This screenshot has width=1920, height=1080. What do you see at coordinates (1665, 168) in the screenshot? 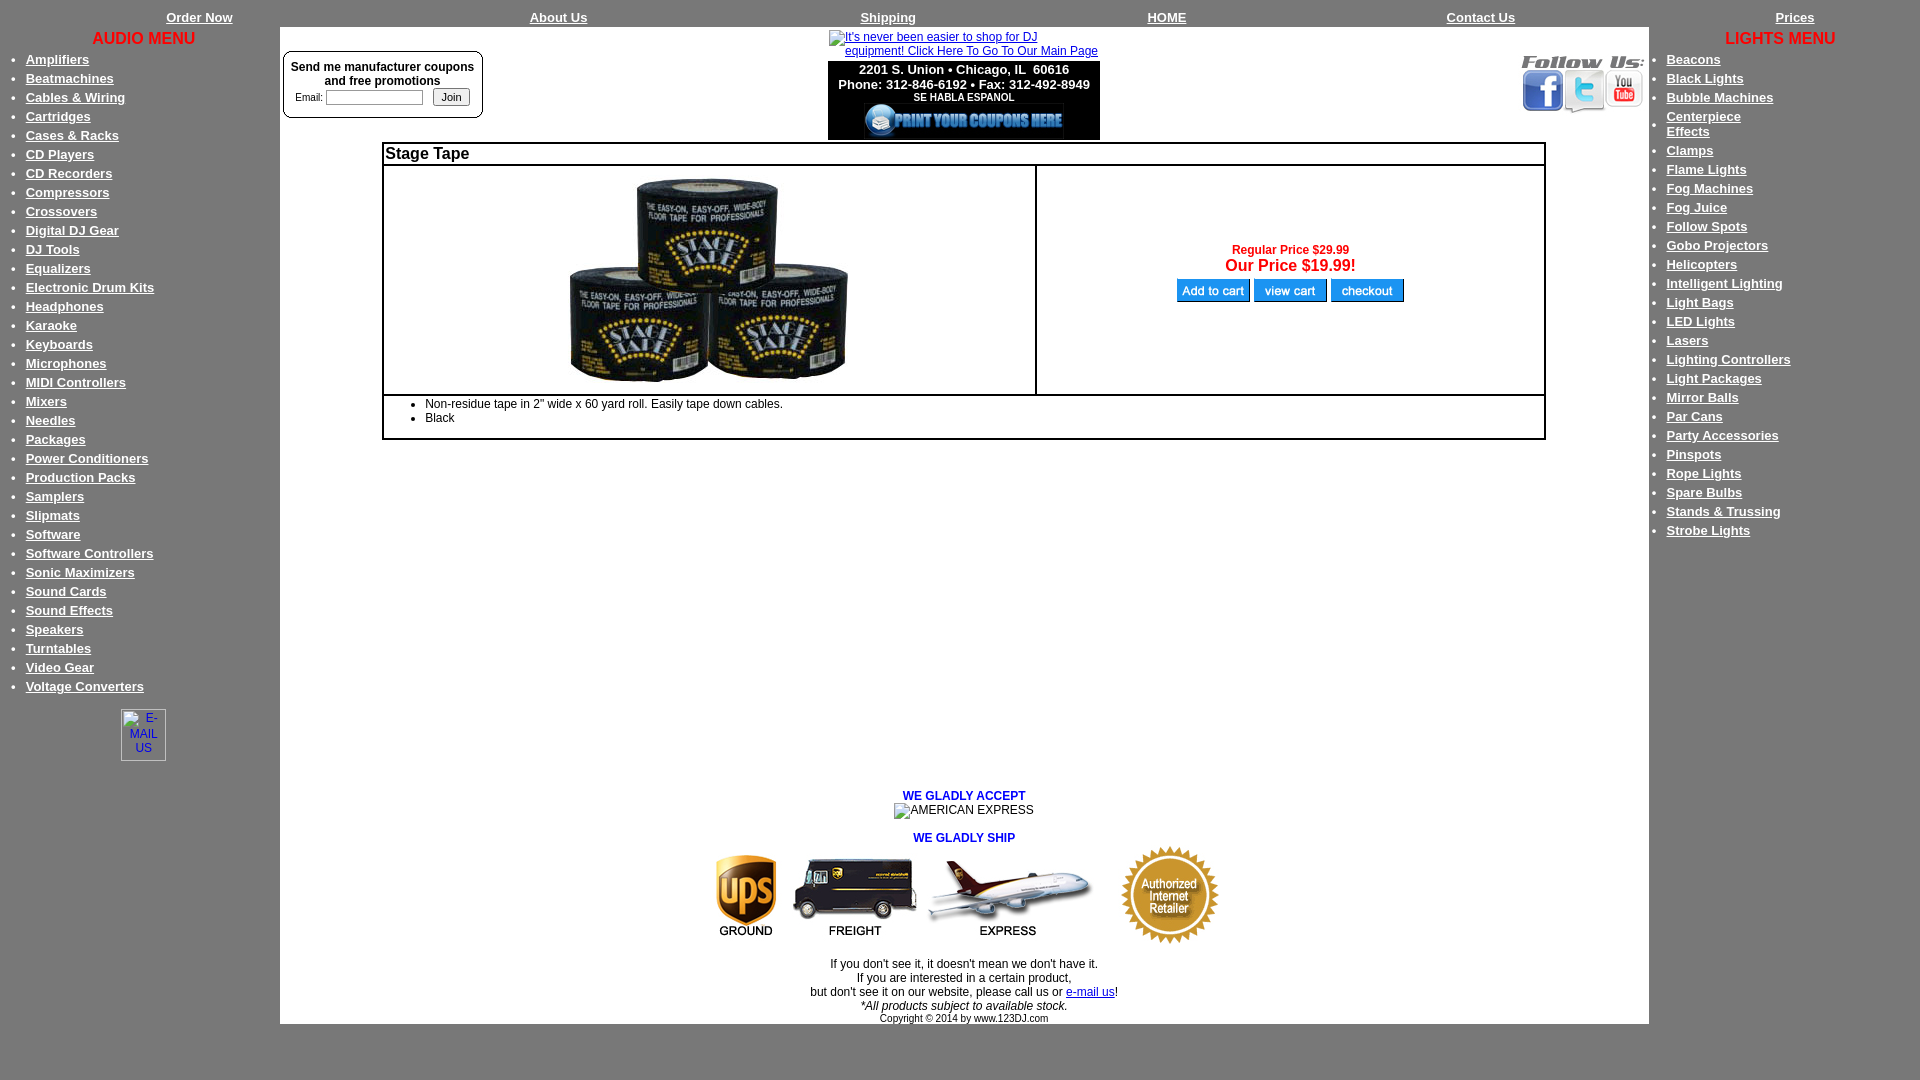
I see `'Flame Lights'` at bounding box center [1665, 168].